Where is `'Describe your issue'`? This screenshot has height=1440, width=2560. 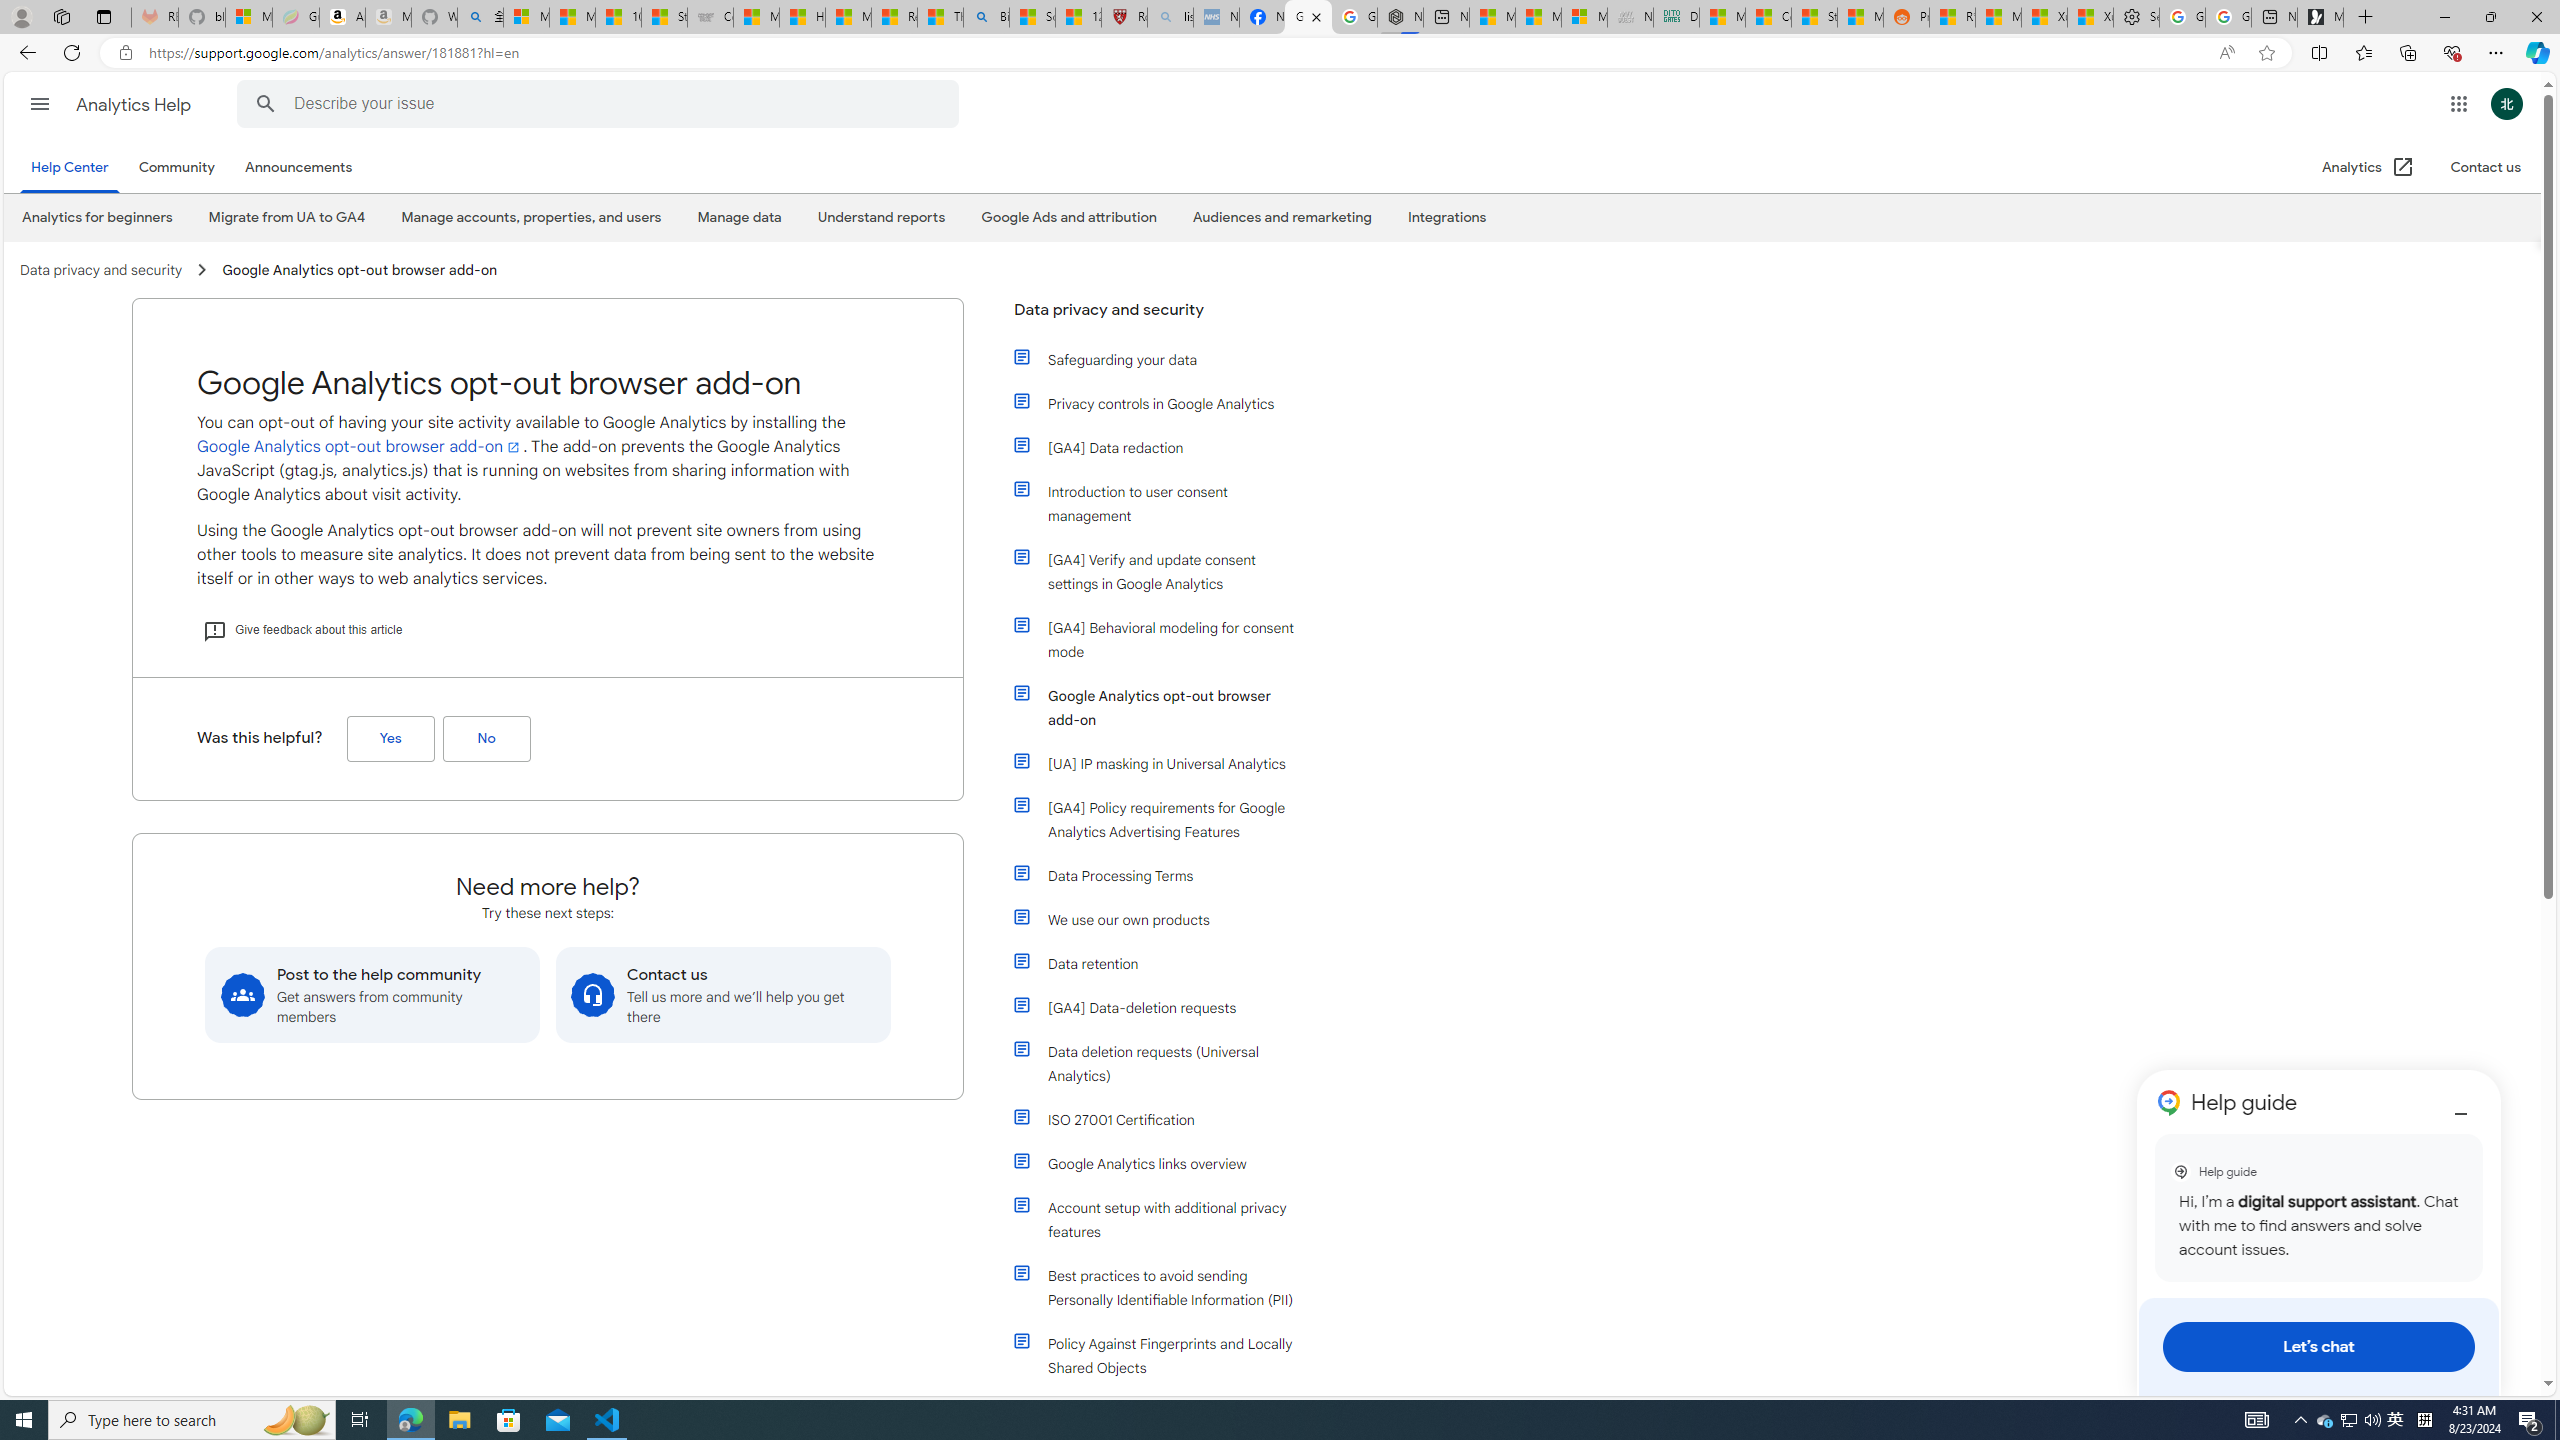
'Describe your issue' is located at coordinates (599, 103).